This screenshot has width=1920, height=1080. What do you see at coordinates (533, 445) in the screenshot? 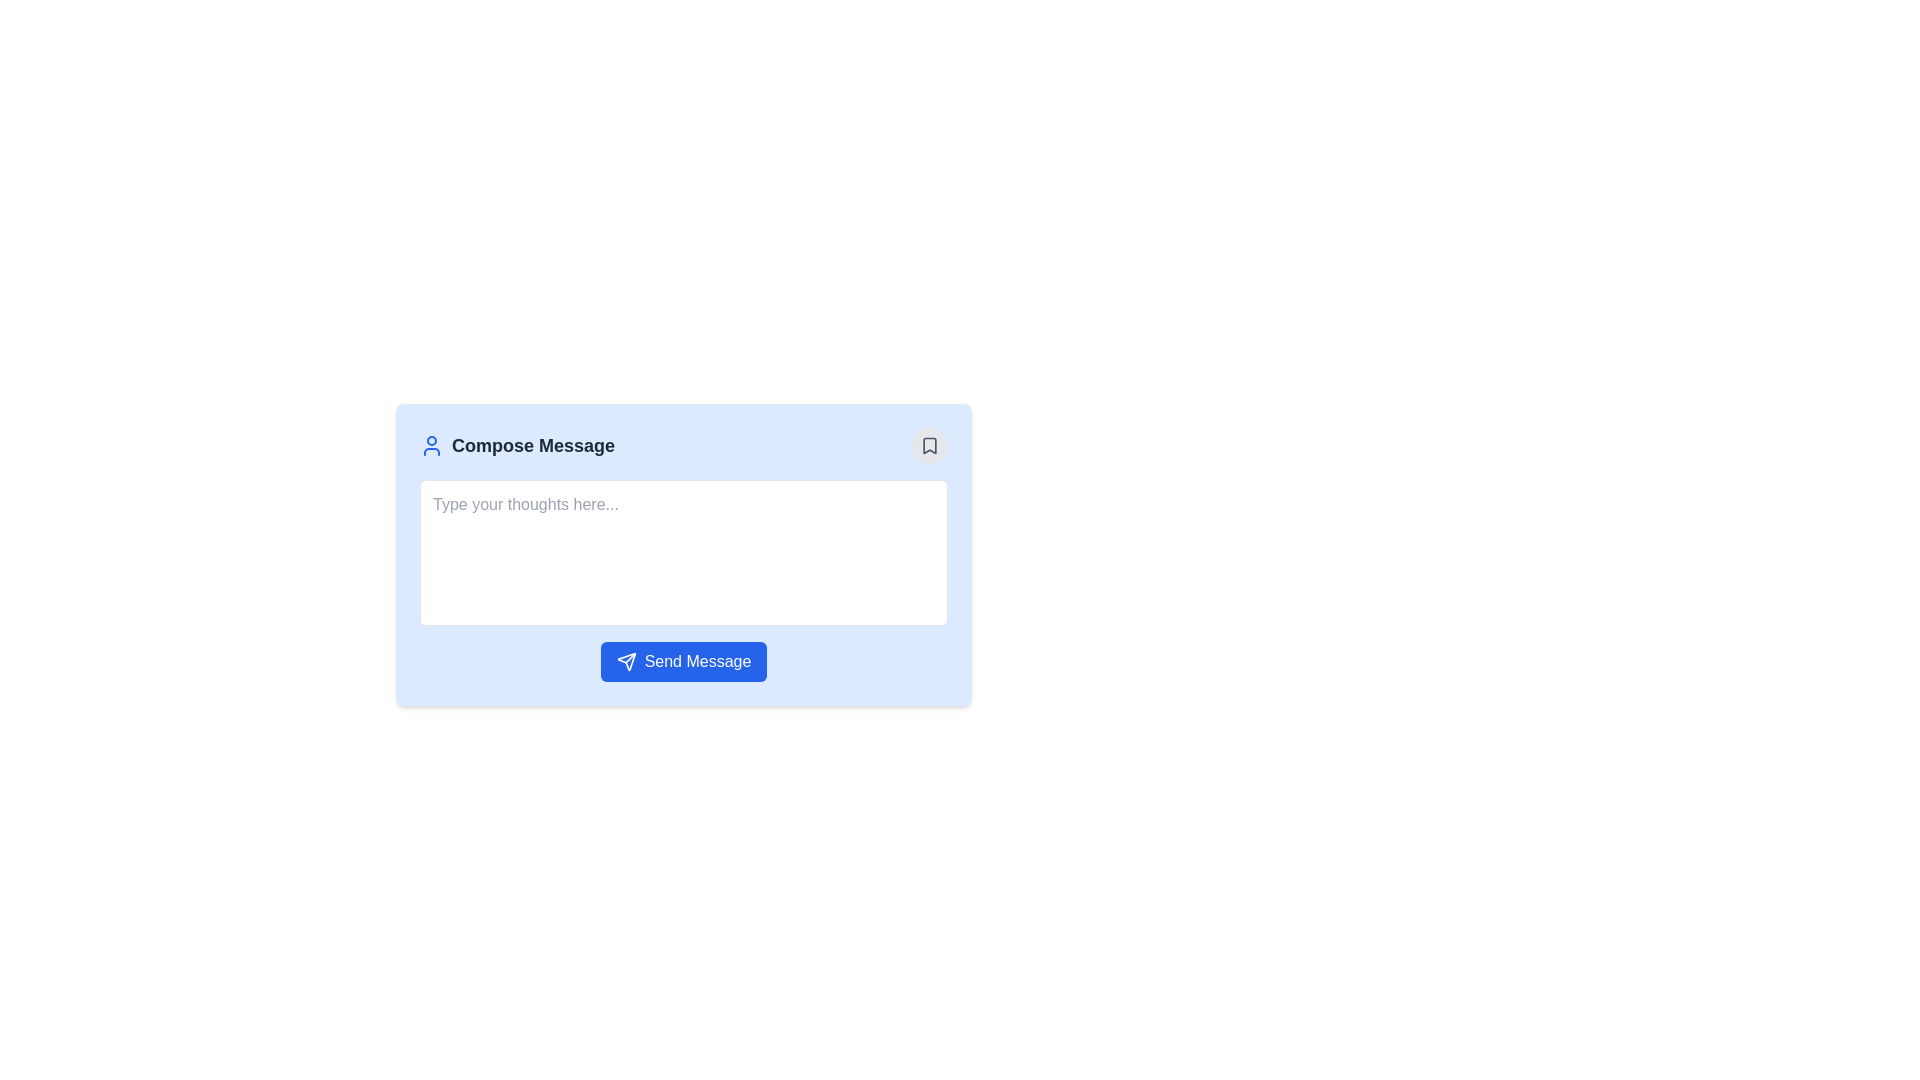
I see `the Text Label that serves as a title for the message composition section, located above the text input area` at bounding box center [533, 445].